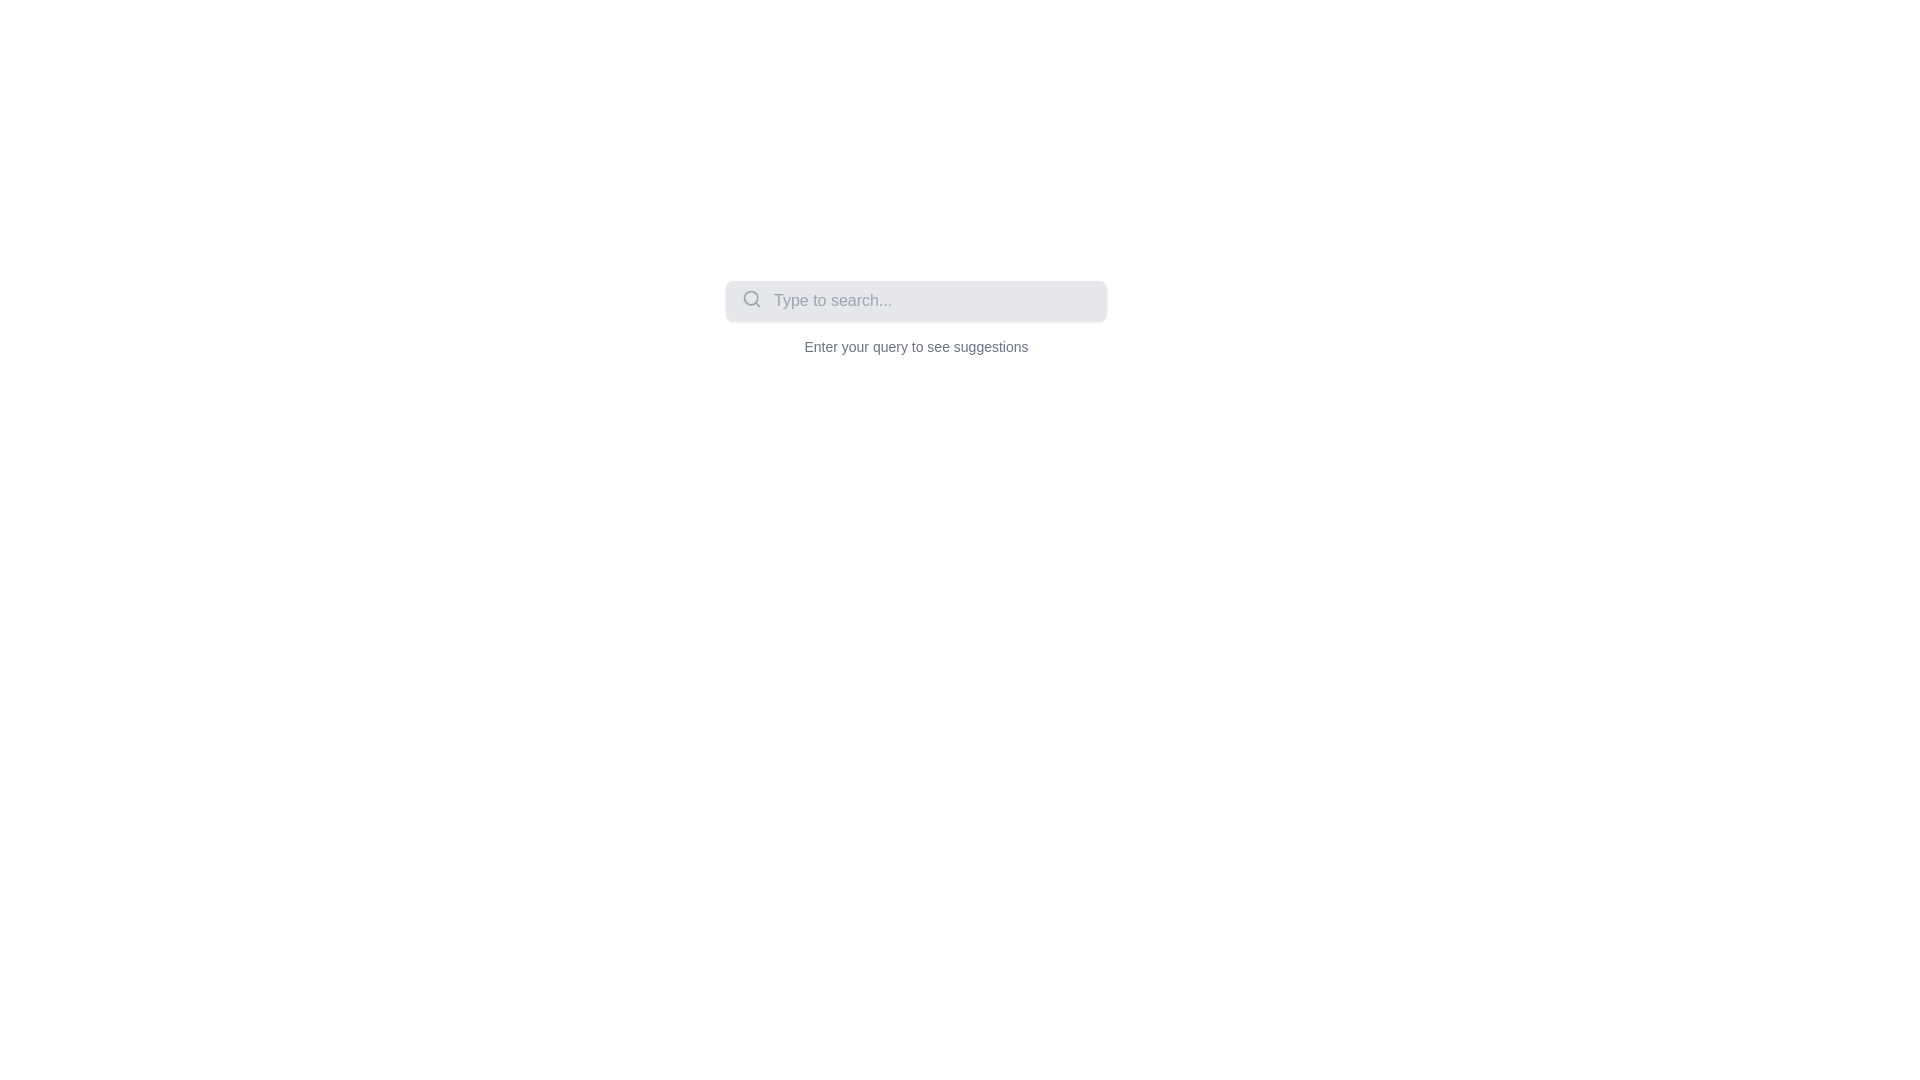 This screenshot has width=1920, height=1080. What do you see at coordinates (750, 298) in the screenshot?
I see `the circular decorative element of the magnifying glass icon located at the left end of the search bar at the top center of the interface` at bounding box center [750, 298].